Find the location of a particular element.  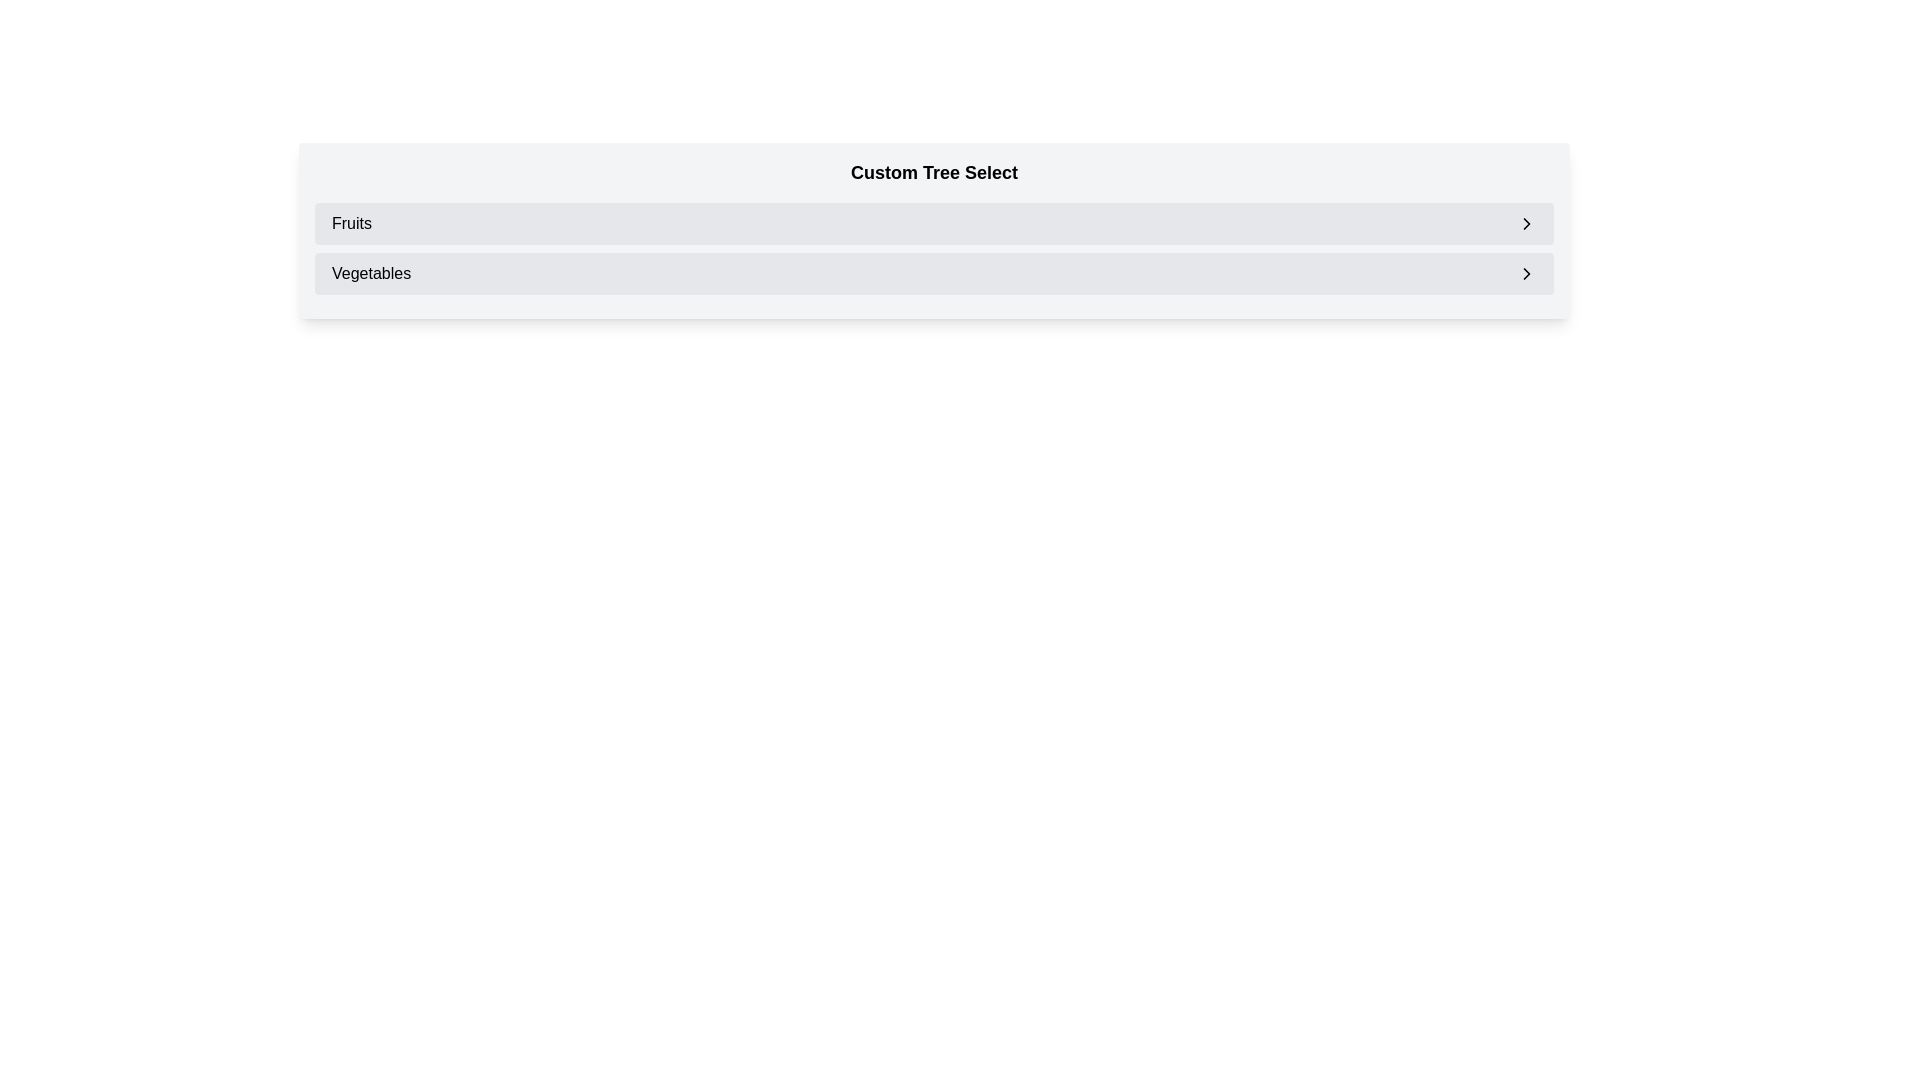

the right-facing chevron icon associated with the 'Vegetables' menu item is located at coordinates (1525, 273).